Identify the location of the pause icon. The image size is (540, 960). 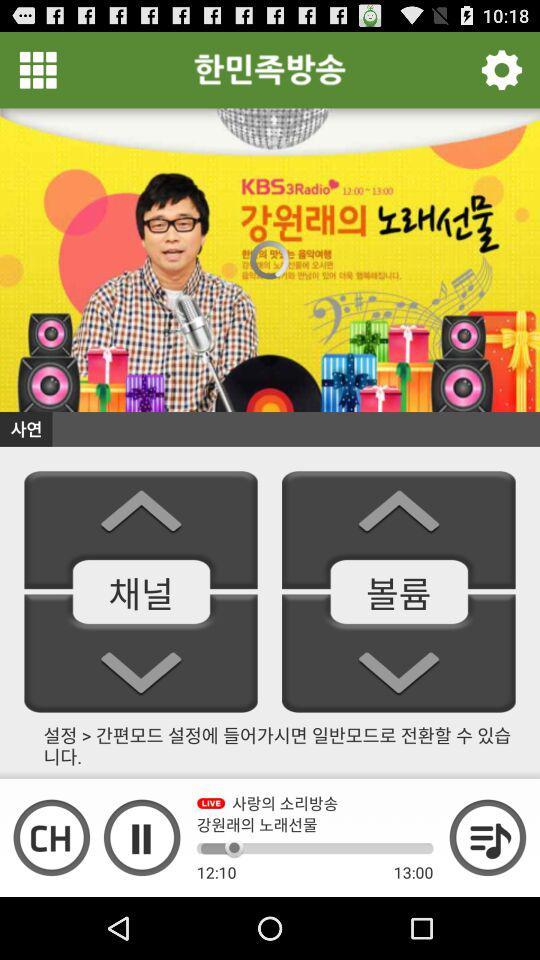
(141, 895).